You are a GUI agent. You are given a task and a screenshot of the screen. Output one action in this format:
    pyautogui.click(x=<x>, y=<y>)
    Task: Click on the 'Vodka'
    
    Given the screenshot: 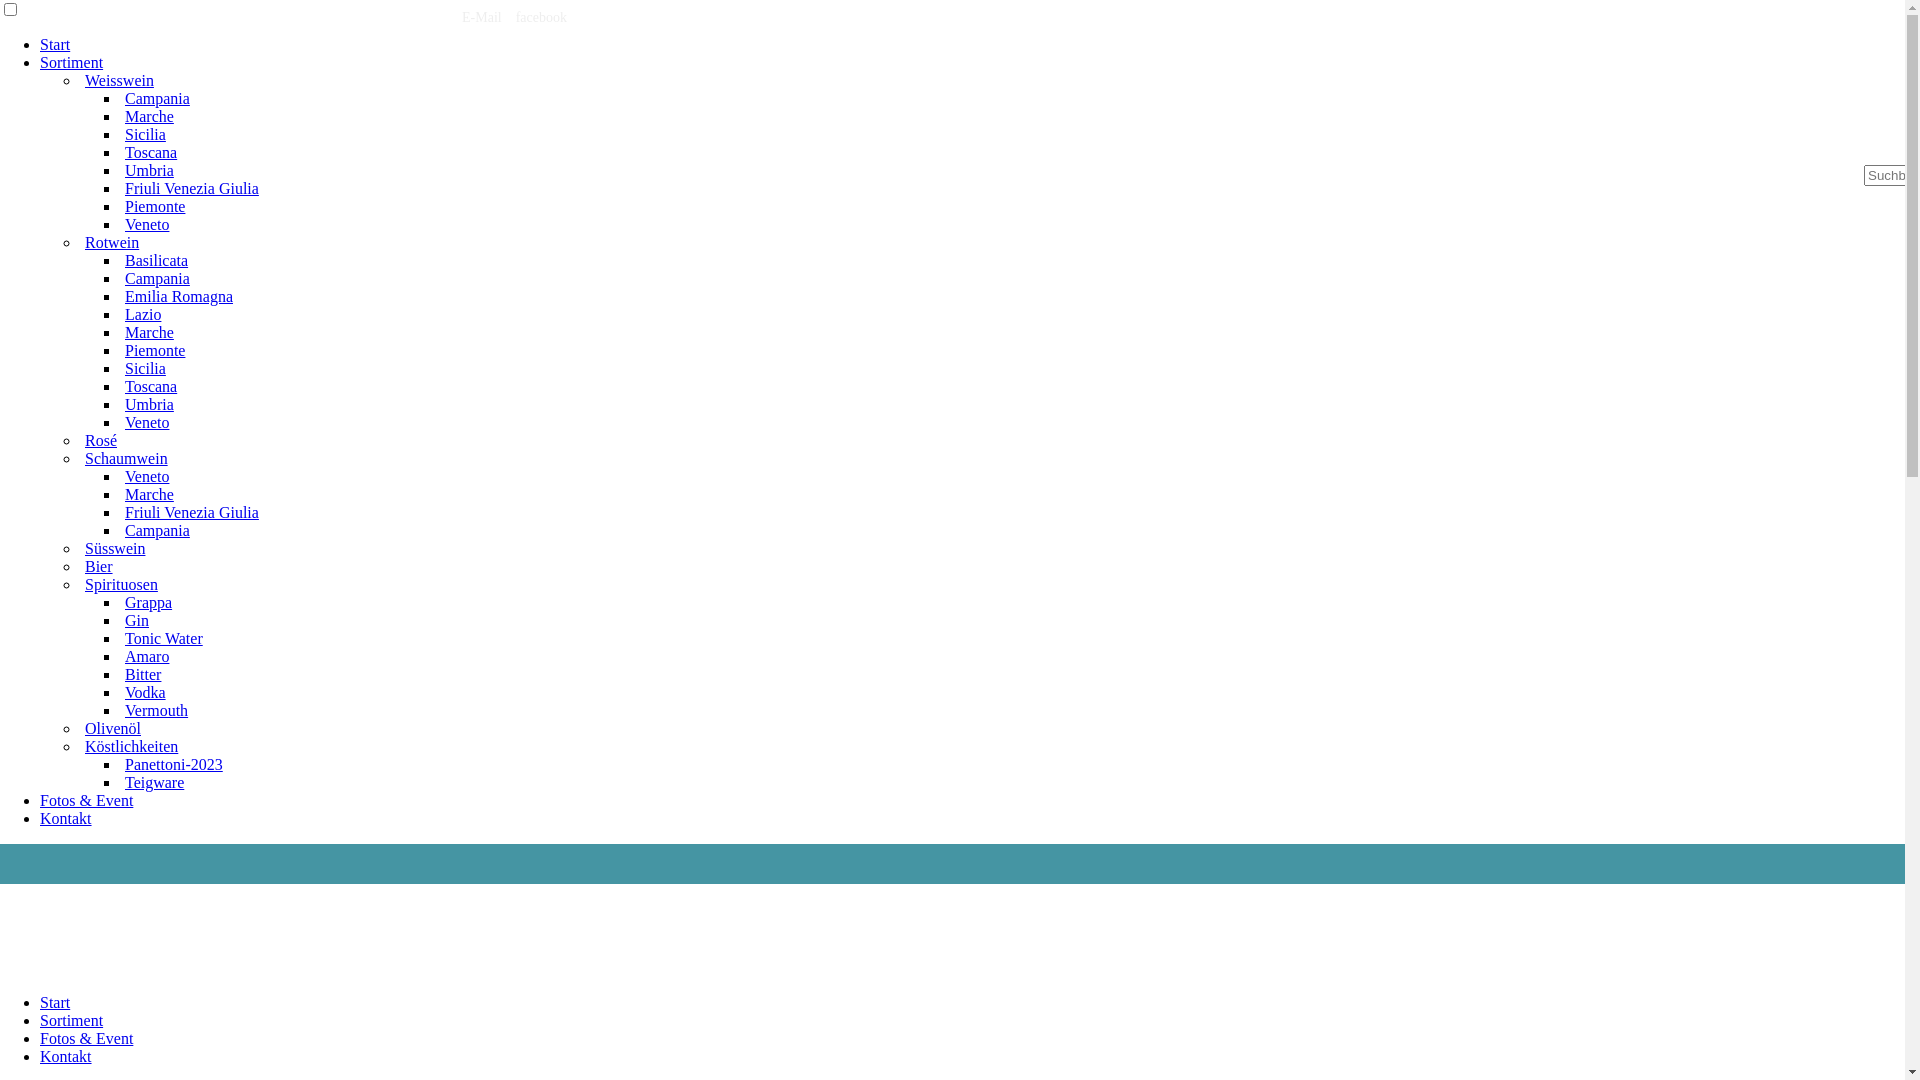 What is the action you would take?
    pyautogui.click(x=144, y=691)
    